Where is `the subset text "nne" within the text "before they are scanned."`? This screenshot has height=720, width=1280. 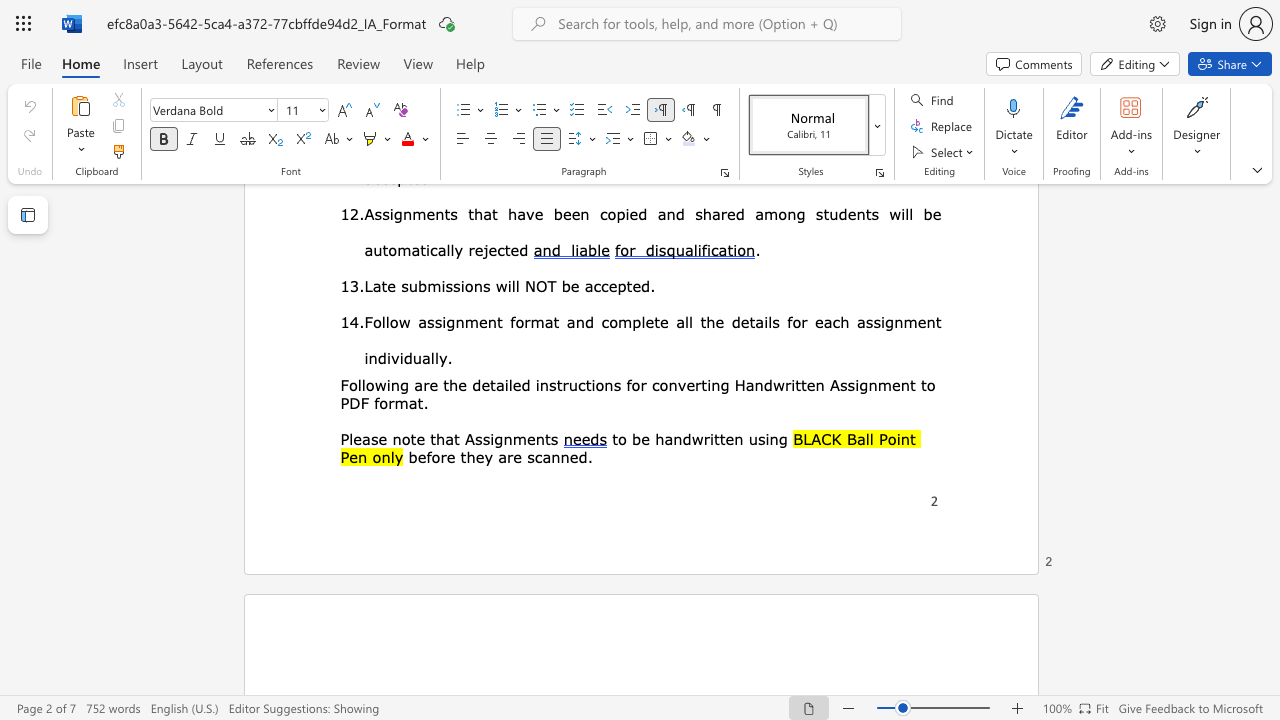
the subset text "nne" within the text "before they are scanned." is located at coordinates (551, 456).